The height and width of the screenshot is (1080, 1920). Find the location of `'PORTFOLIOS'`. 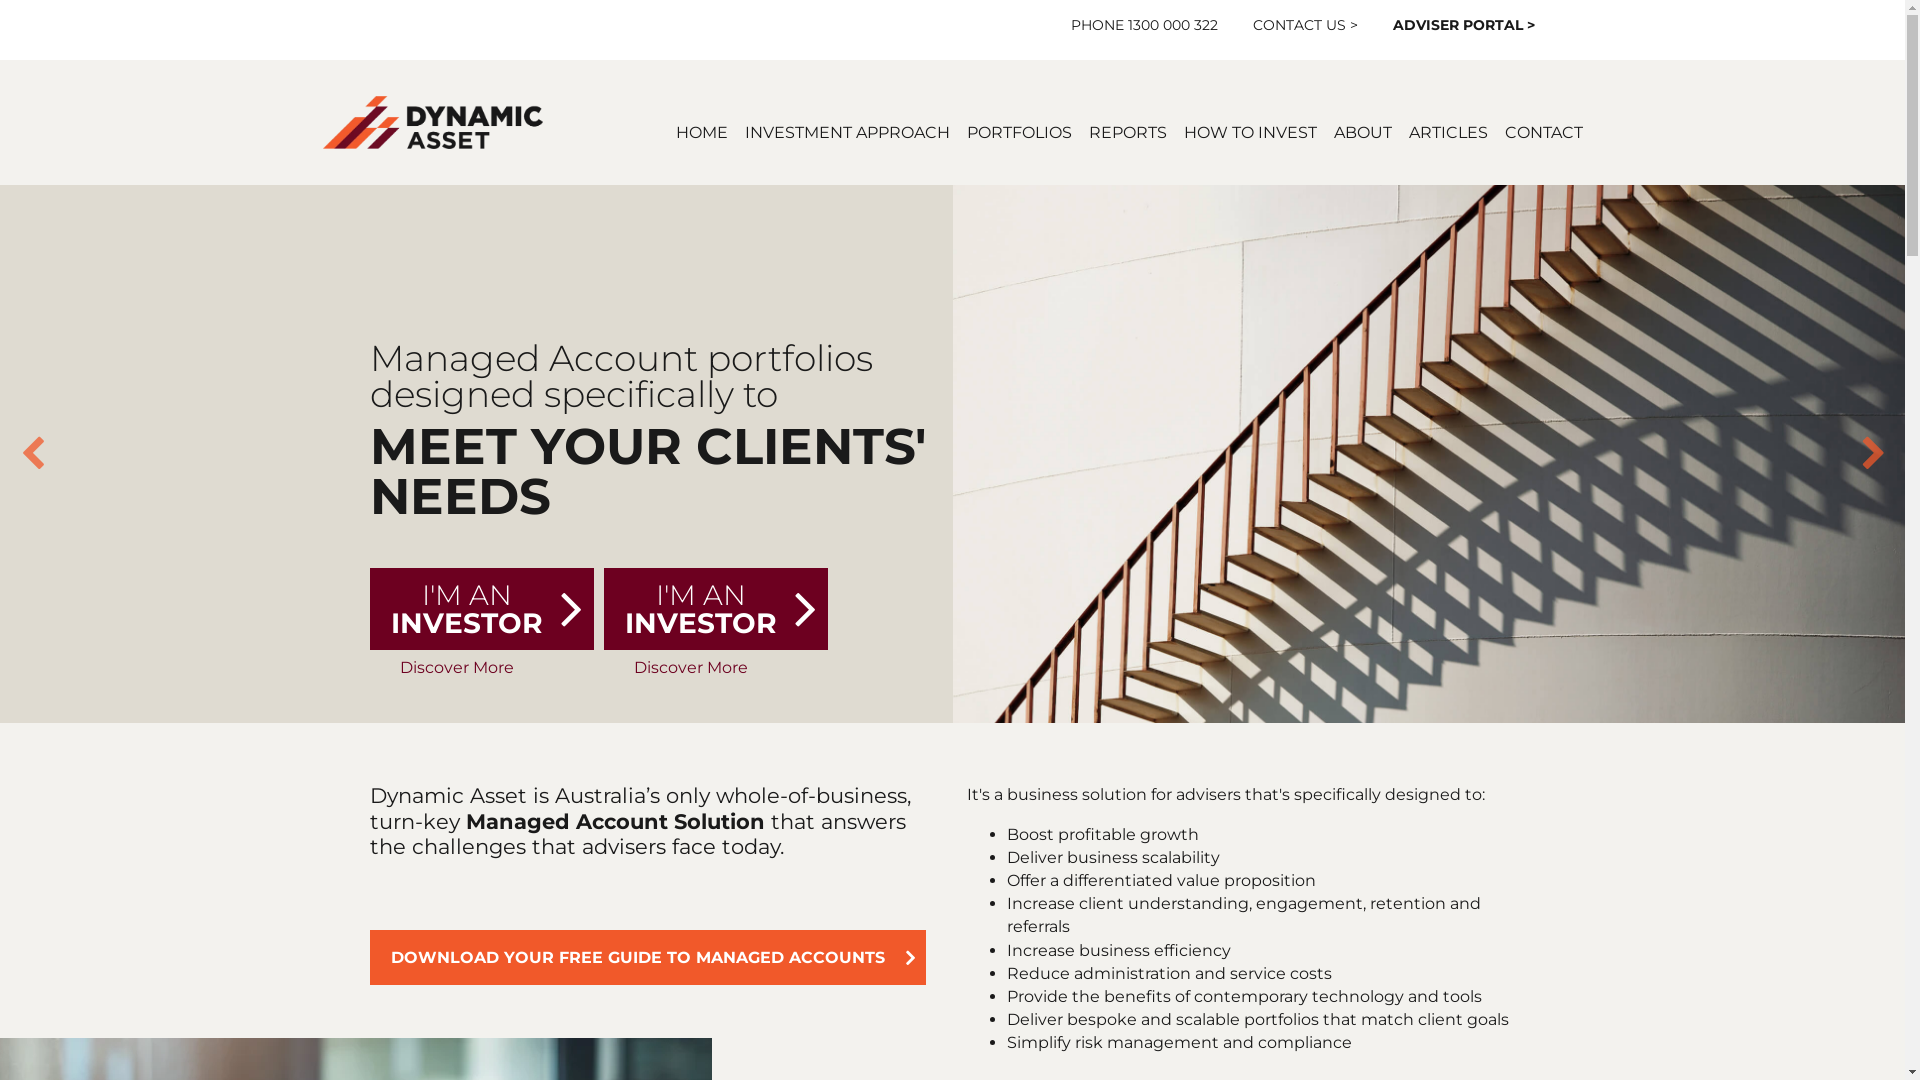

'PORTFOLIOS' is located at coordinates (1018, 132).